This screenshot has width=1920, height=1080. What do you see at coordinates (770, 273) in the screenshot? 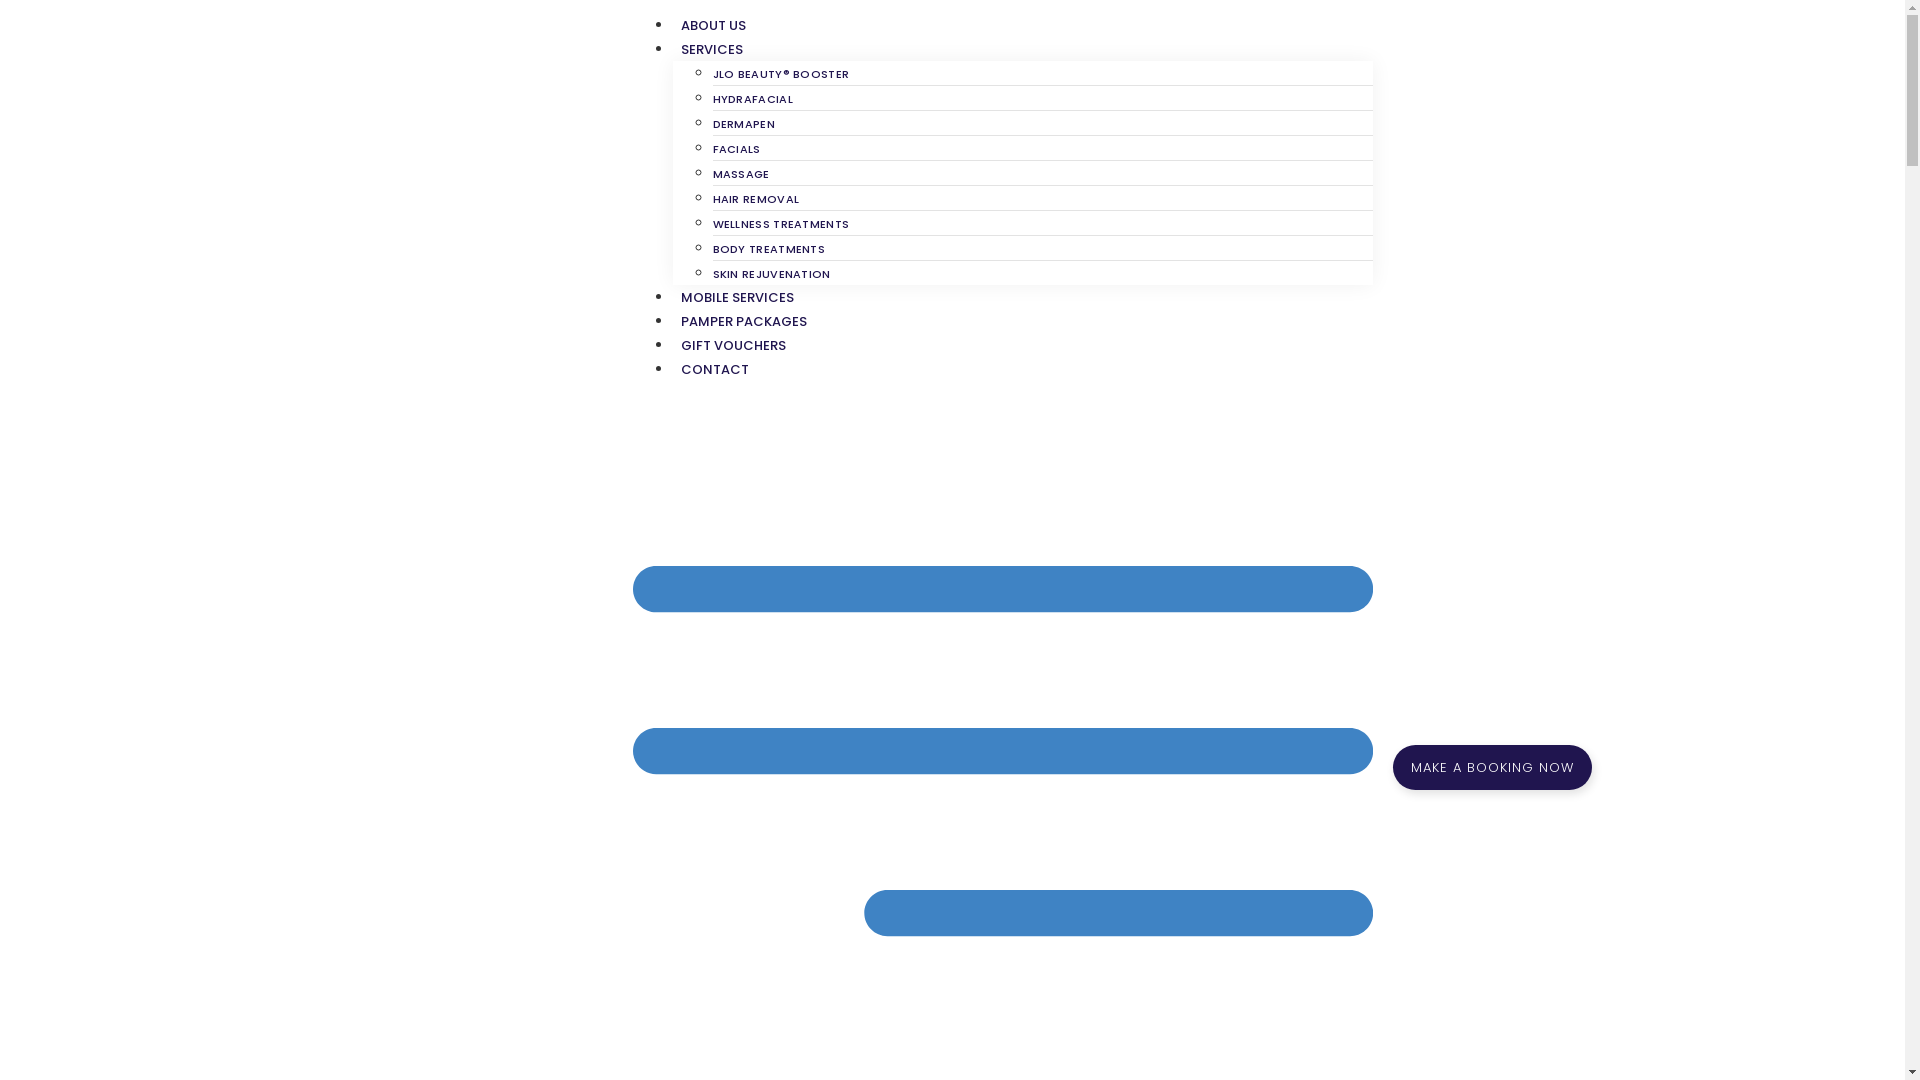
I see `'SKIN REJUVENATION'` at bounding box center [770, 273].